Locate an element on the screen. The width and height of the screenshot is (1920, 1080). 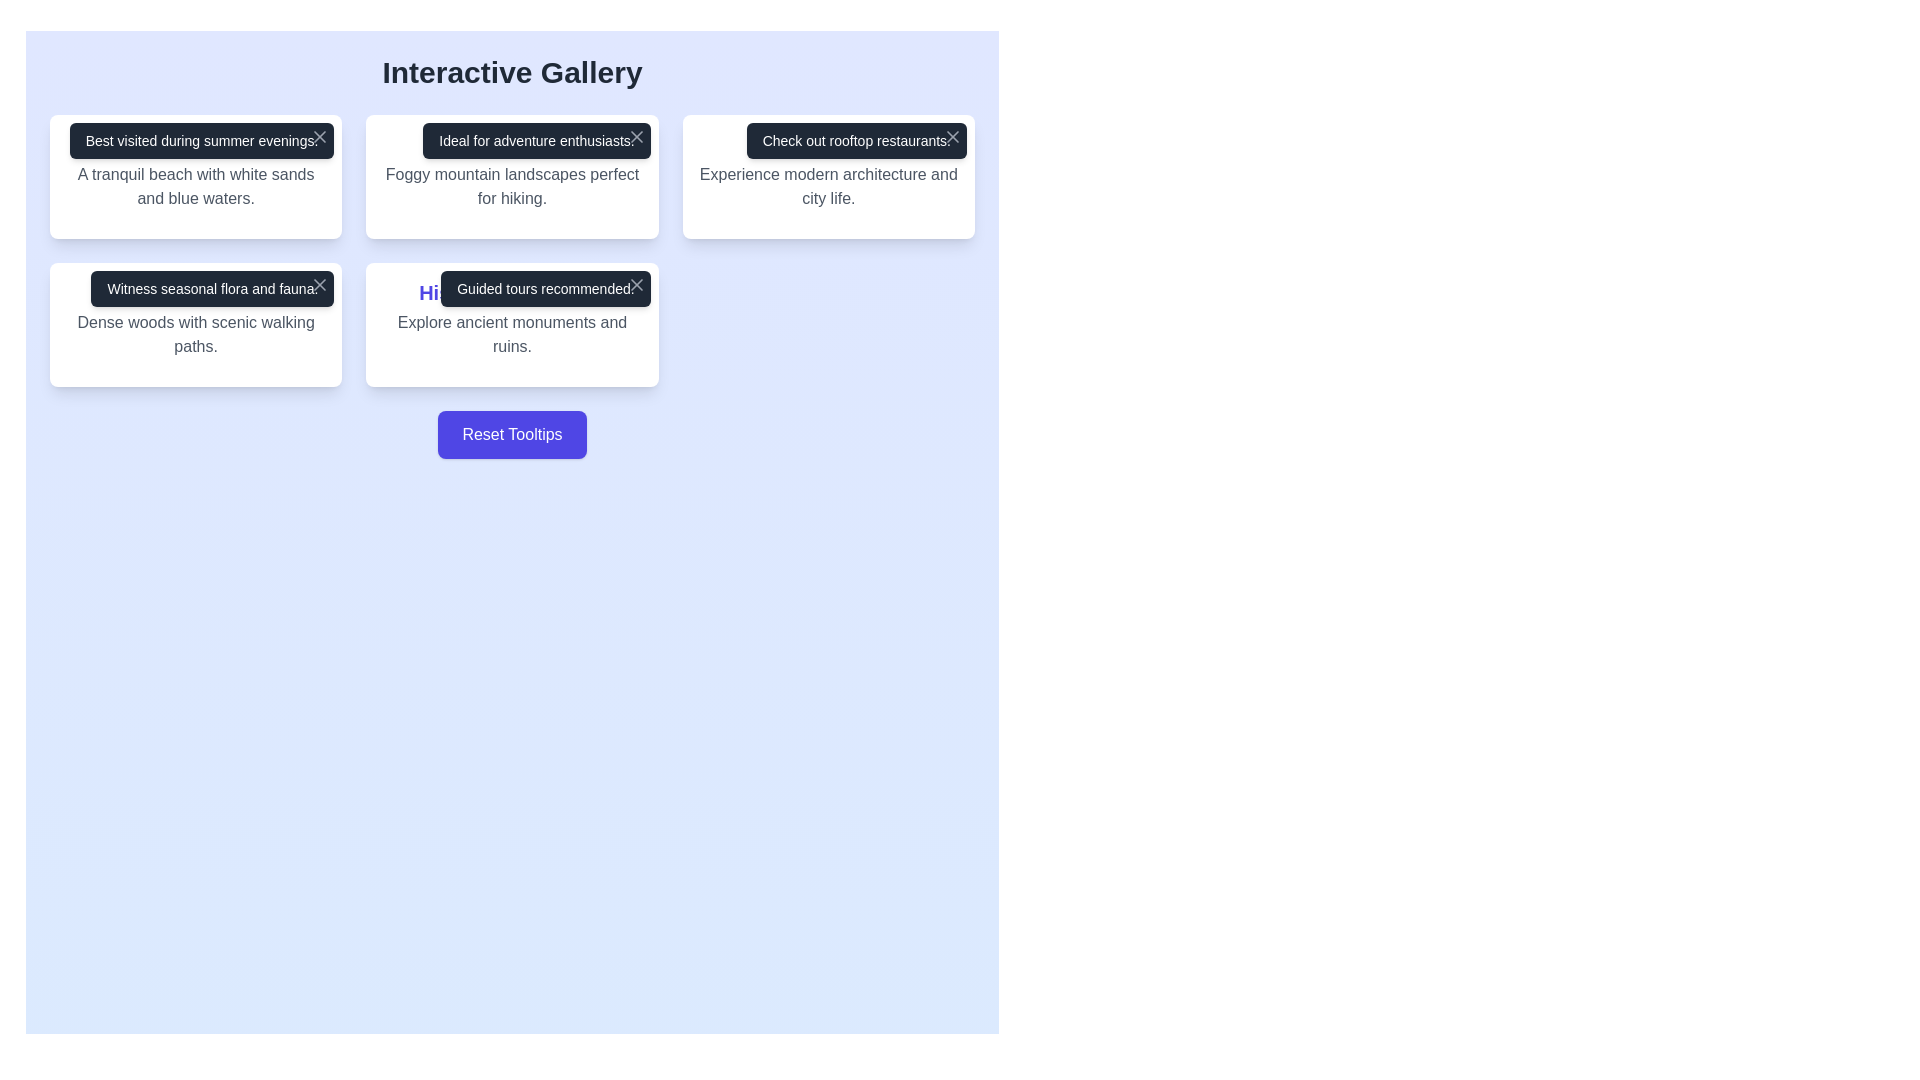
text content of the descriptive subtitle labeled 'A tranquil beach with white sands and blue waters.' located below the title 'Serenity Beach' within the card is located at coordinates (196, 186).